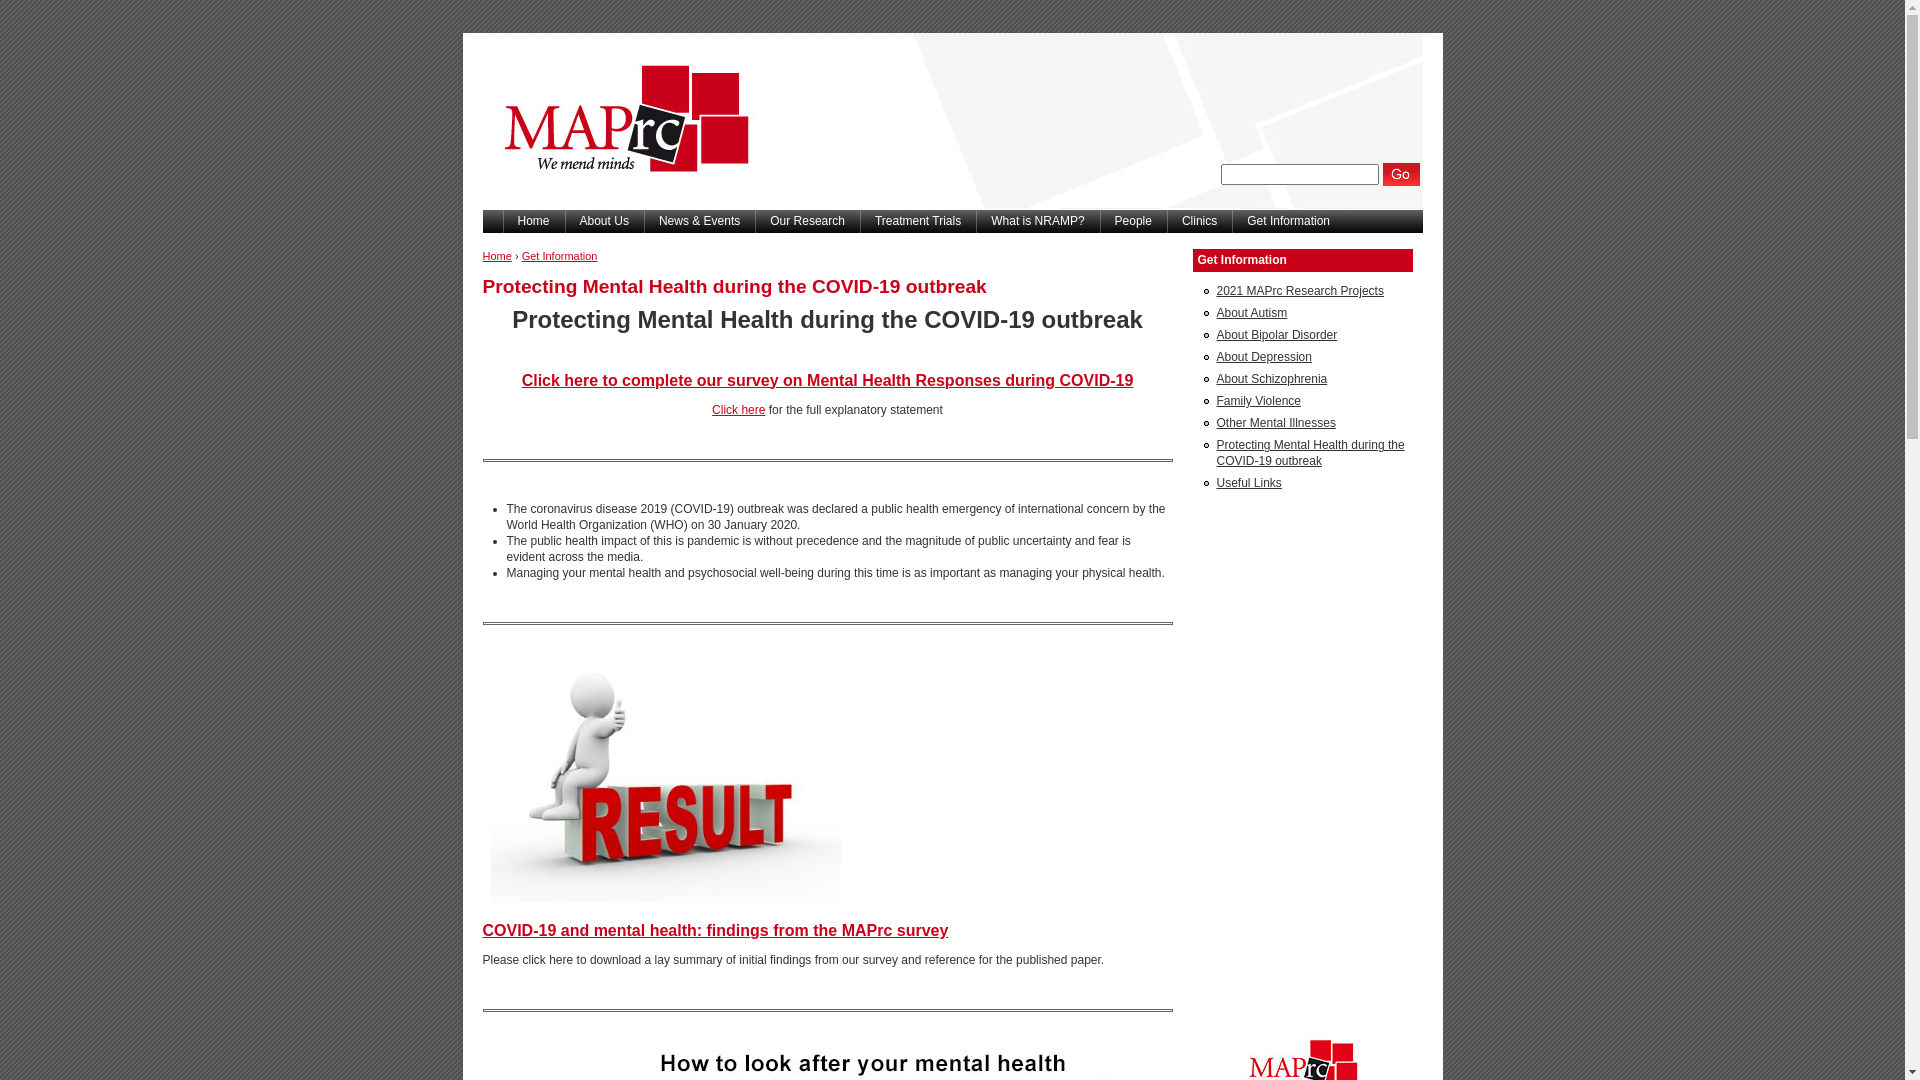 Image resolution: width=1920 pixels, height=1080 pixels. Describe the element at coordinates (1400, 173) in the screenshot. I see `'Search'` at that location.